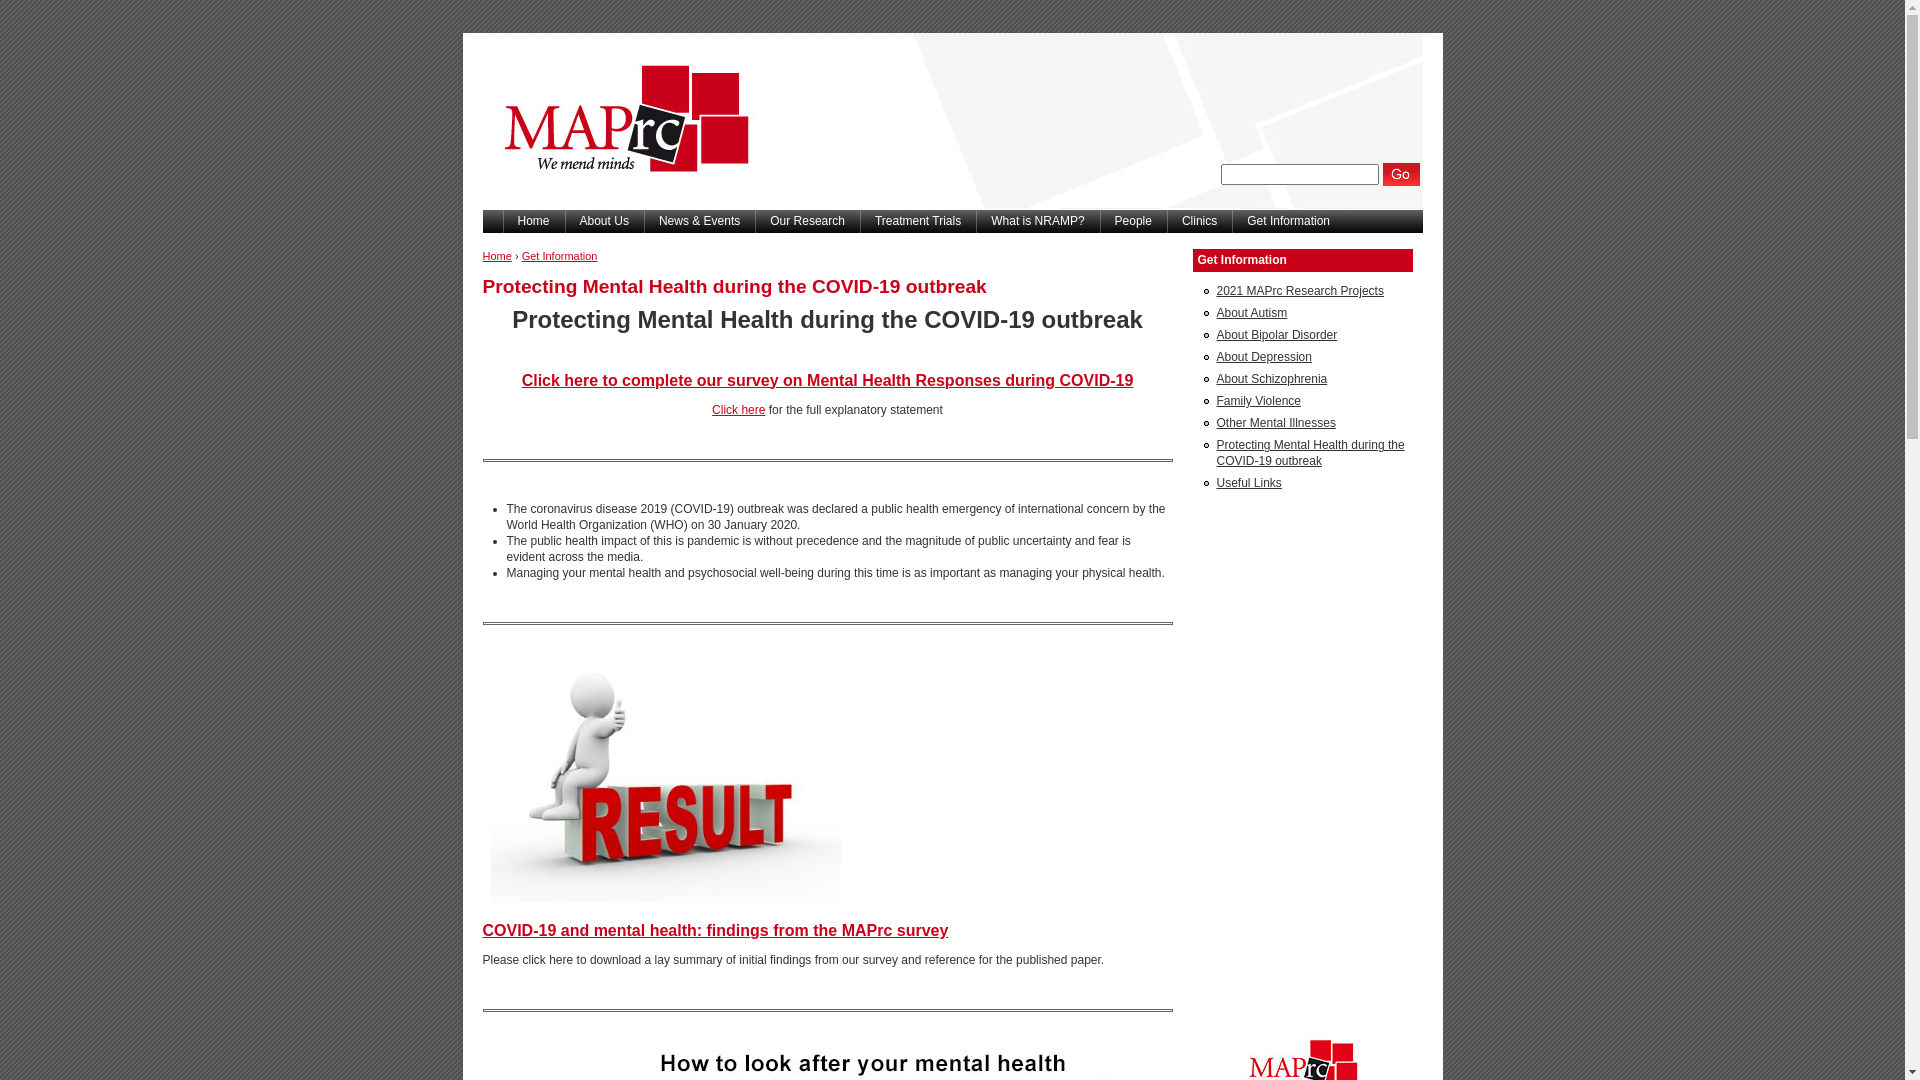 Image resolution: width=1920 pixels, height=1080 pixels. Describe the element at coordinates (1400, 173) in the screenshot. I see `'Search'` at that location.